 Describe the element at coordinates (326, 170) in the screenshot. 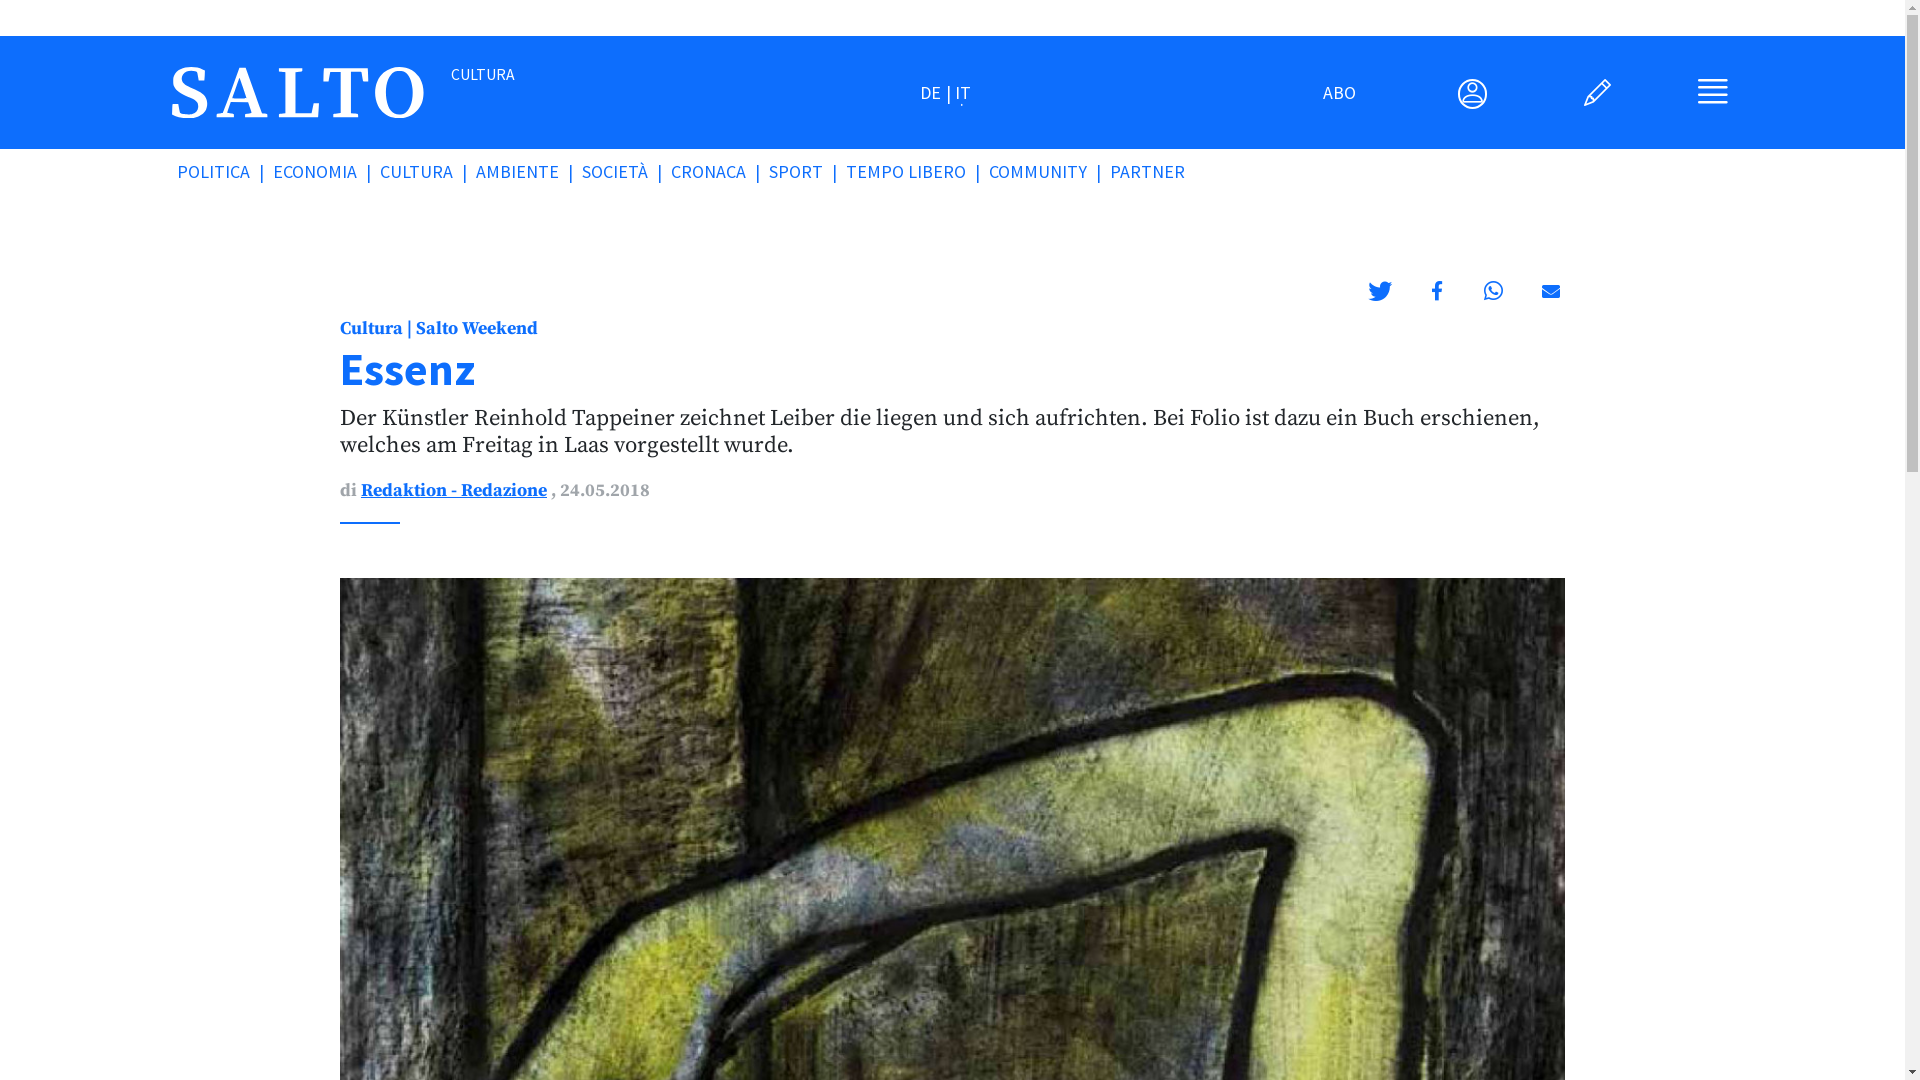

I see `'ECONOMIA'` at that location.